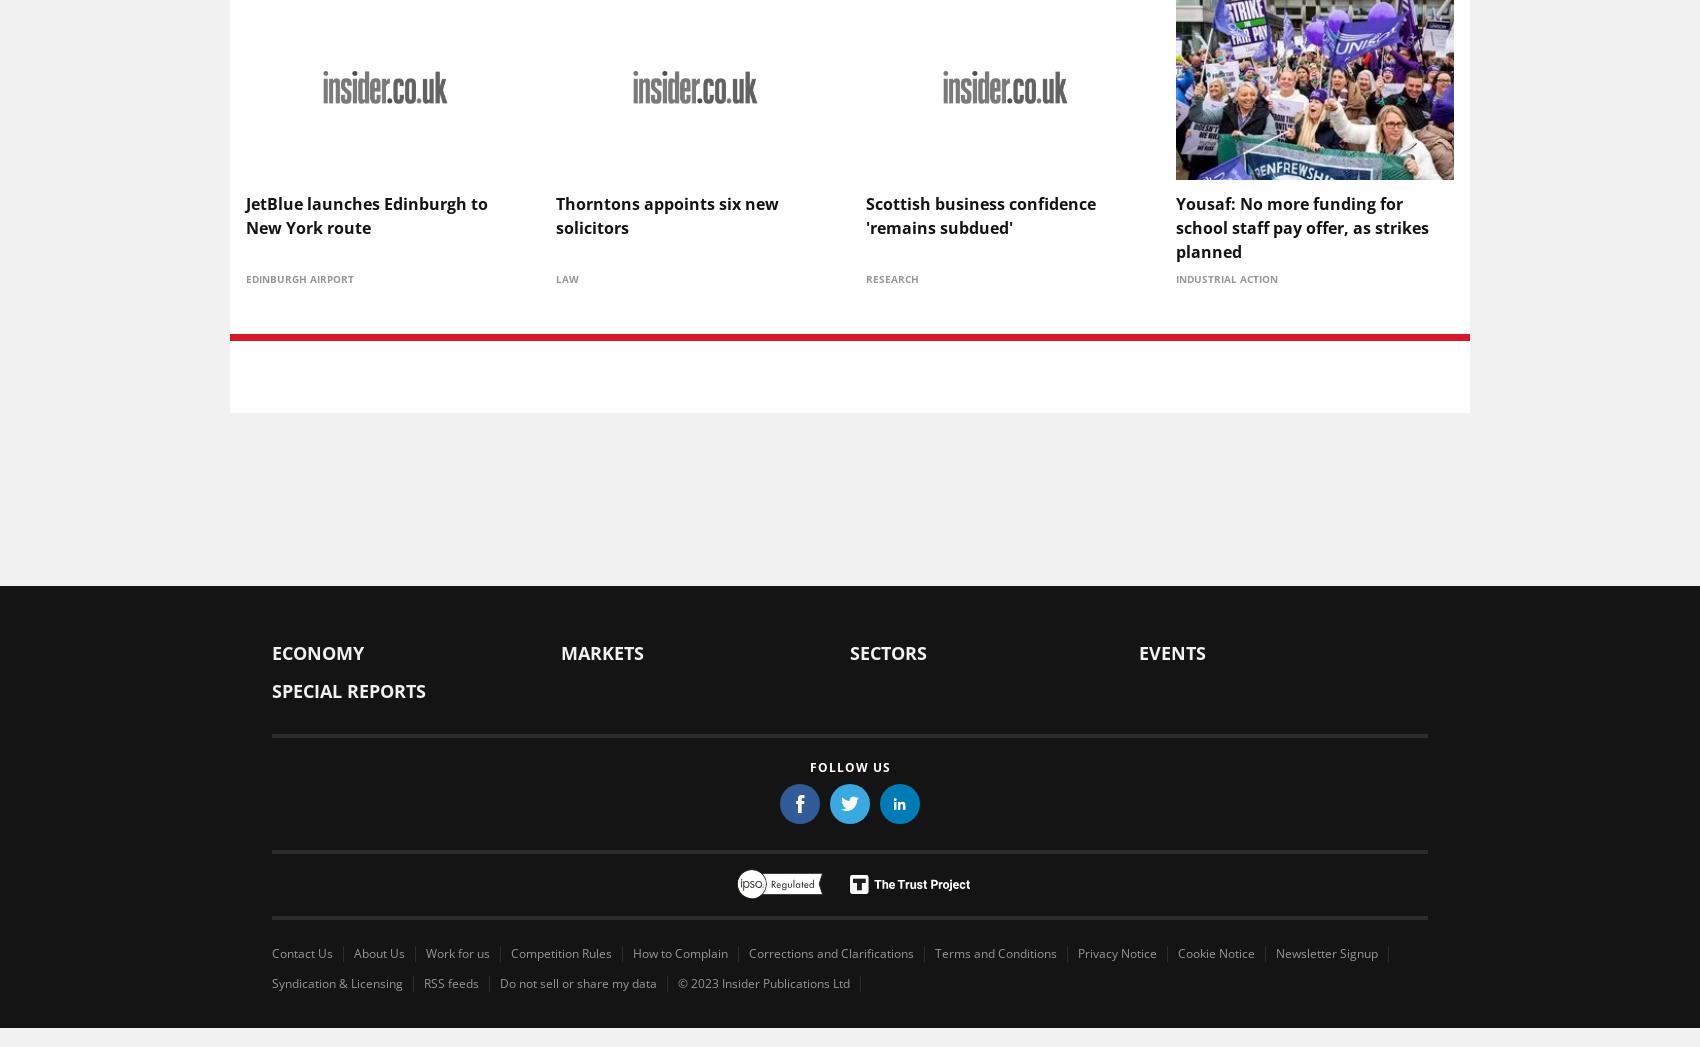 The image size is (1700, 1047). Describe the element at coordinates (680, 951) in the screenshot. I see `'How to Complain'` at that location.